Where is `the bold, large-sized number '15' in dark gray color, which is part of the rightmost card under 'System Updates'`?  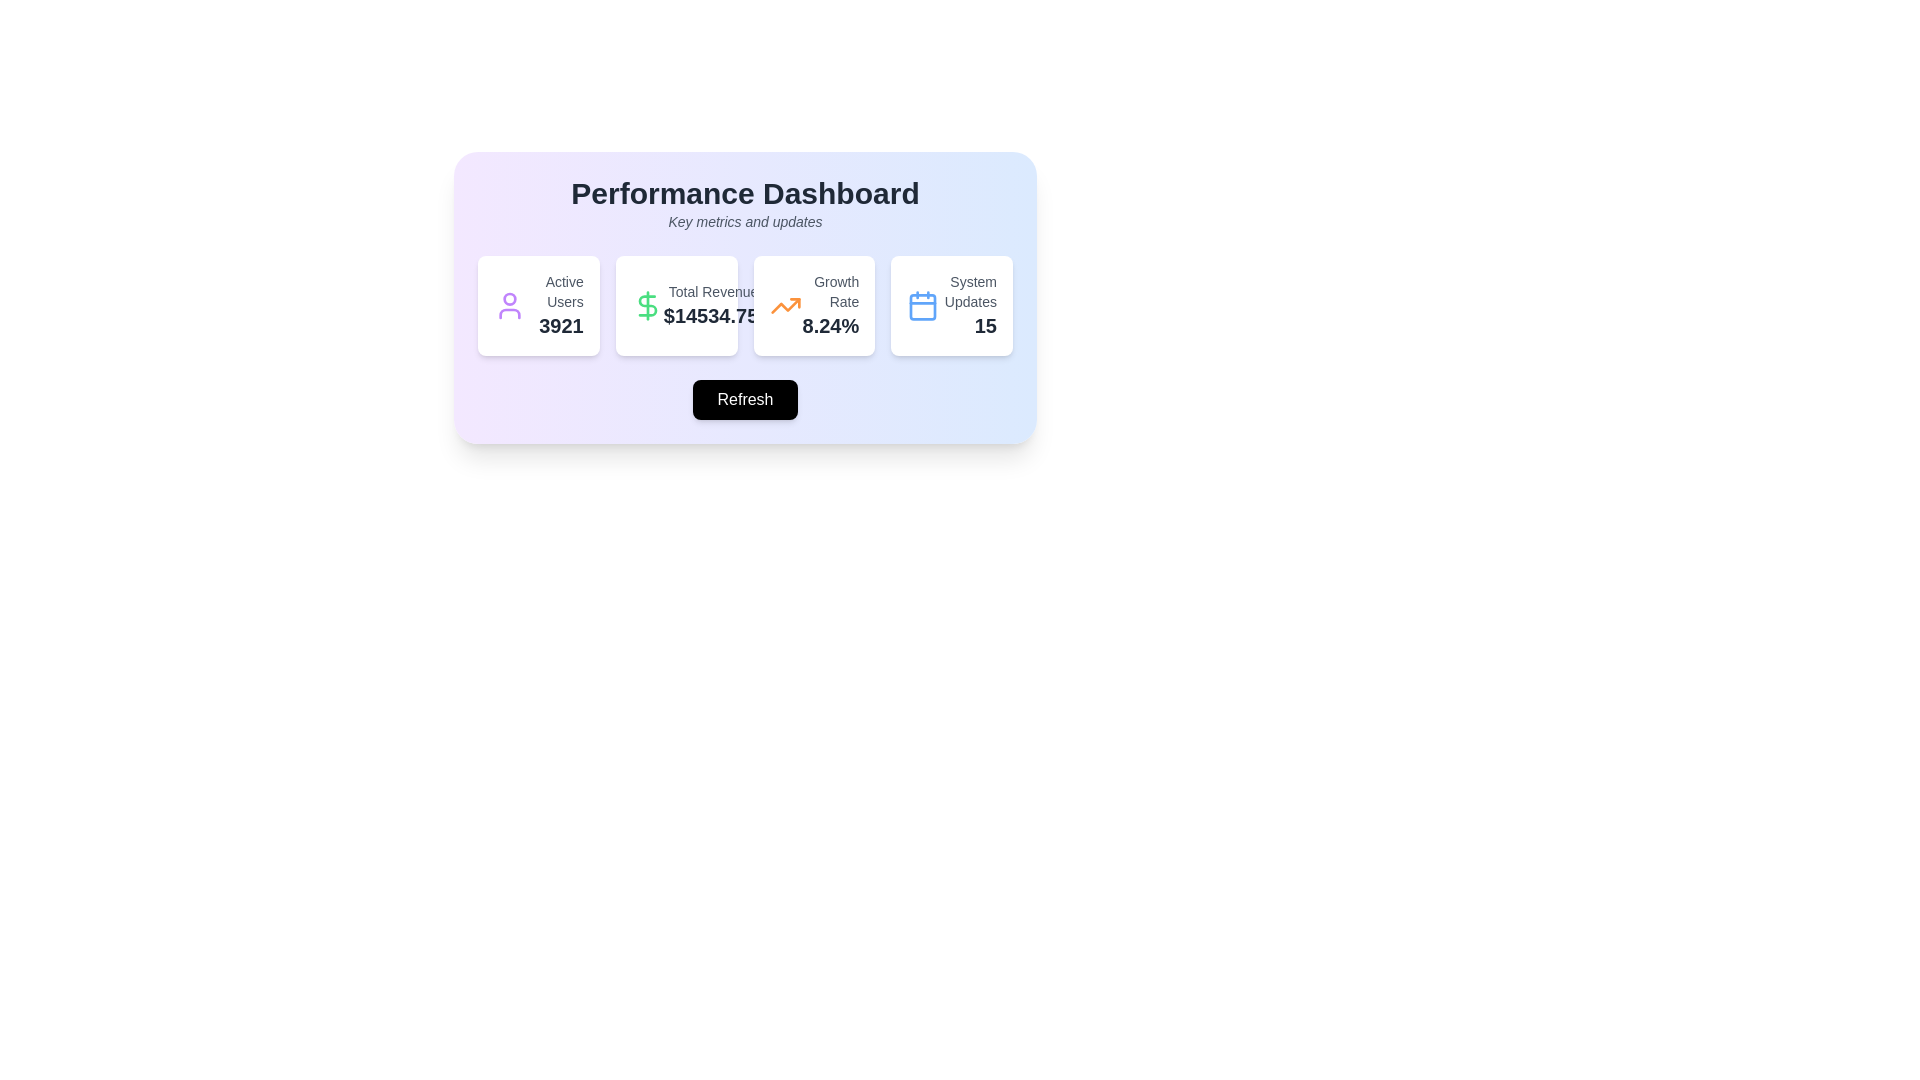 the bold, large-sized number '15' in dark gray color, which is part of the rightmost card under 'System Updates' is located at coordinates (968, 325).